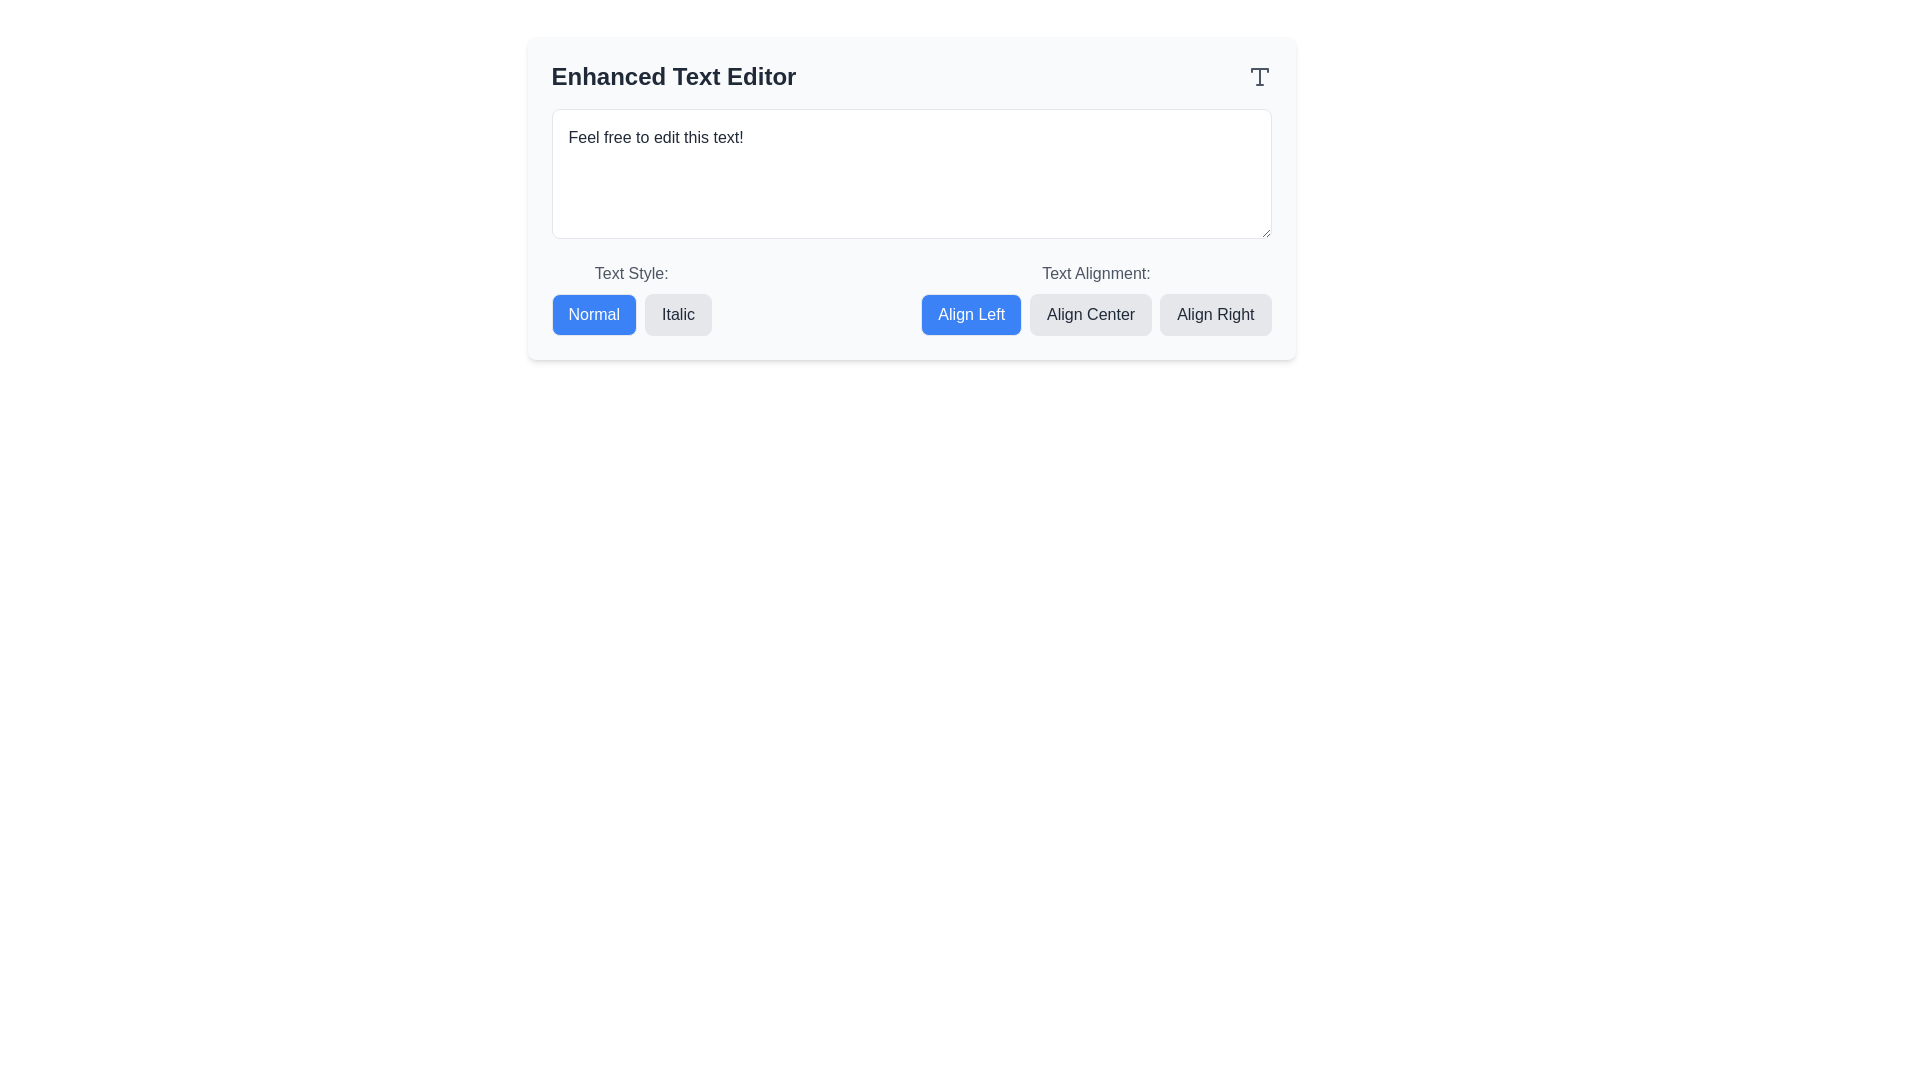 The width and height of the screenshot is (1920, 1080). Describe the element at coordinates (630, 315) in the screenshot. I see `the 'Normal' button in the Toggle button group located below the 'Text Style:' label in the 'Enhanced Text Editor' interface` at that location.